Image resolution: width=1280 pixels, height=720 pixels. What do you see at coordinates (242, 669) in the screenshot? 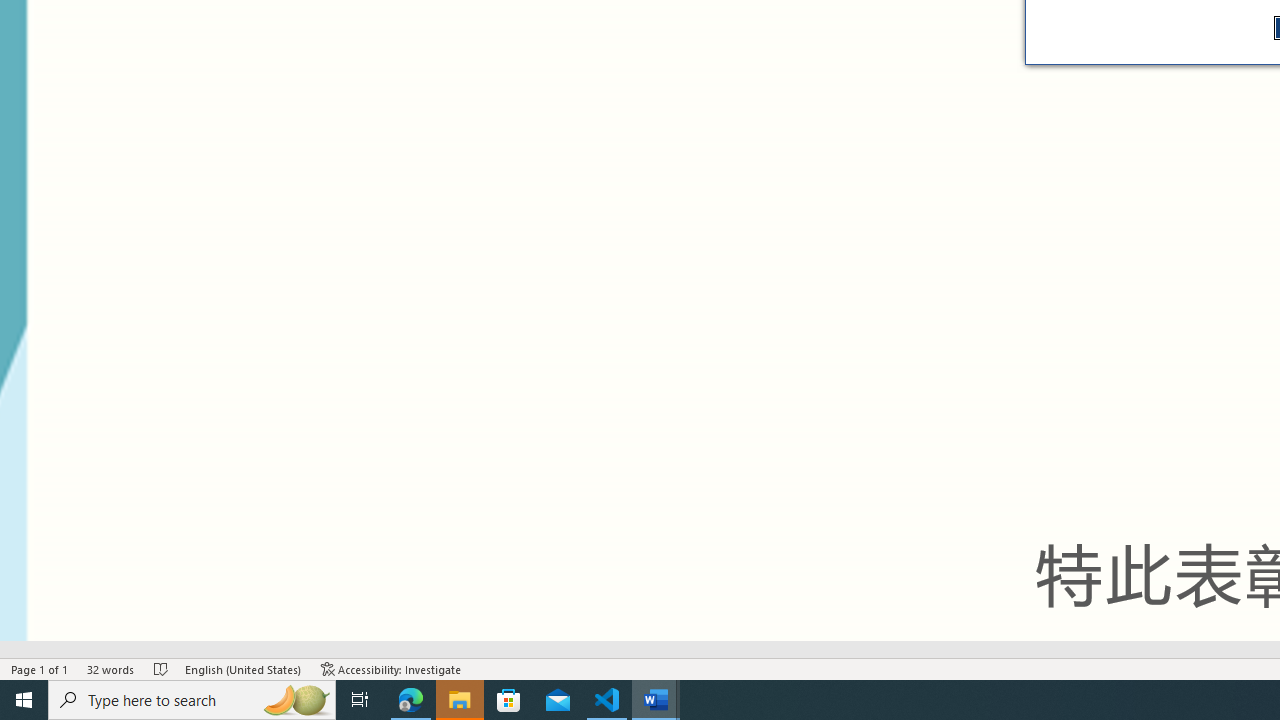
I see `'Language English (United States)'` at bounding box center [242, 669].